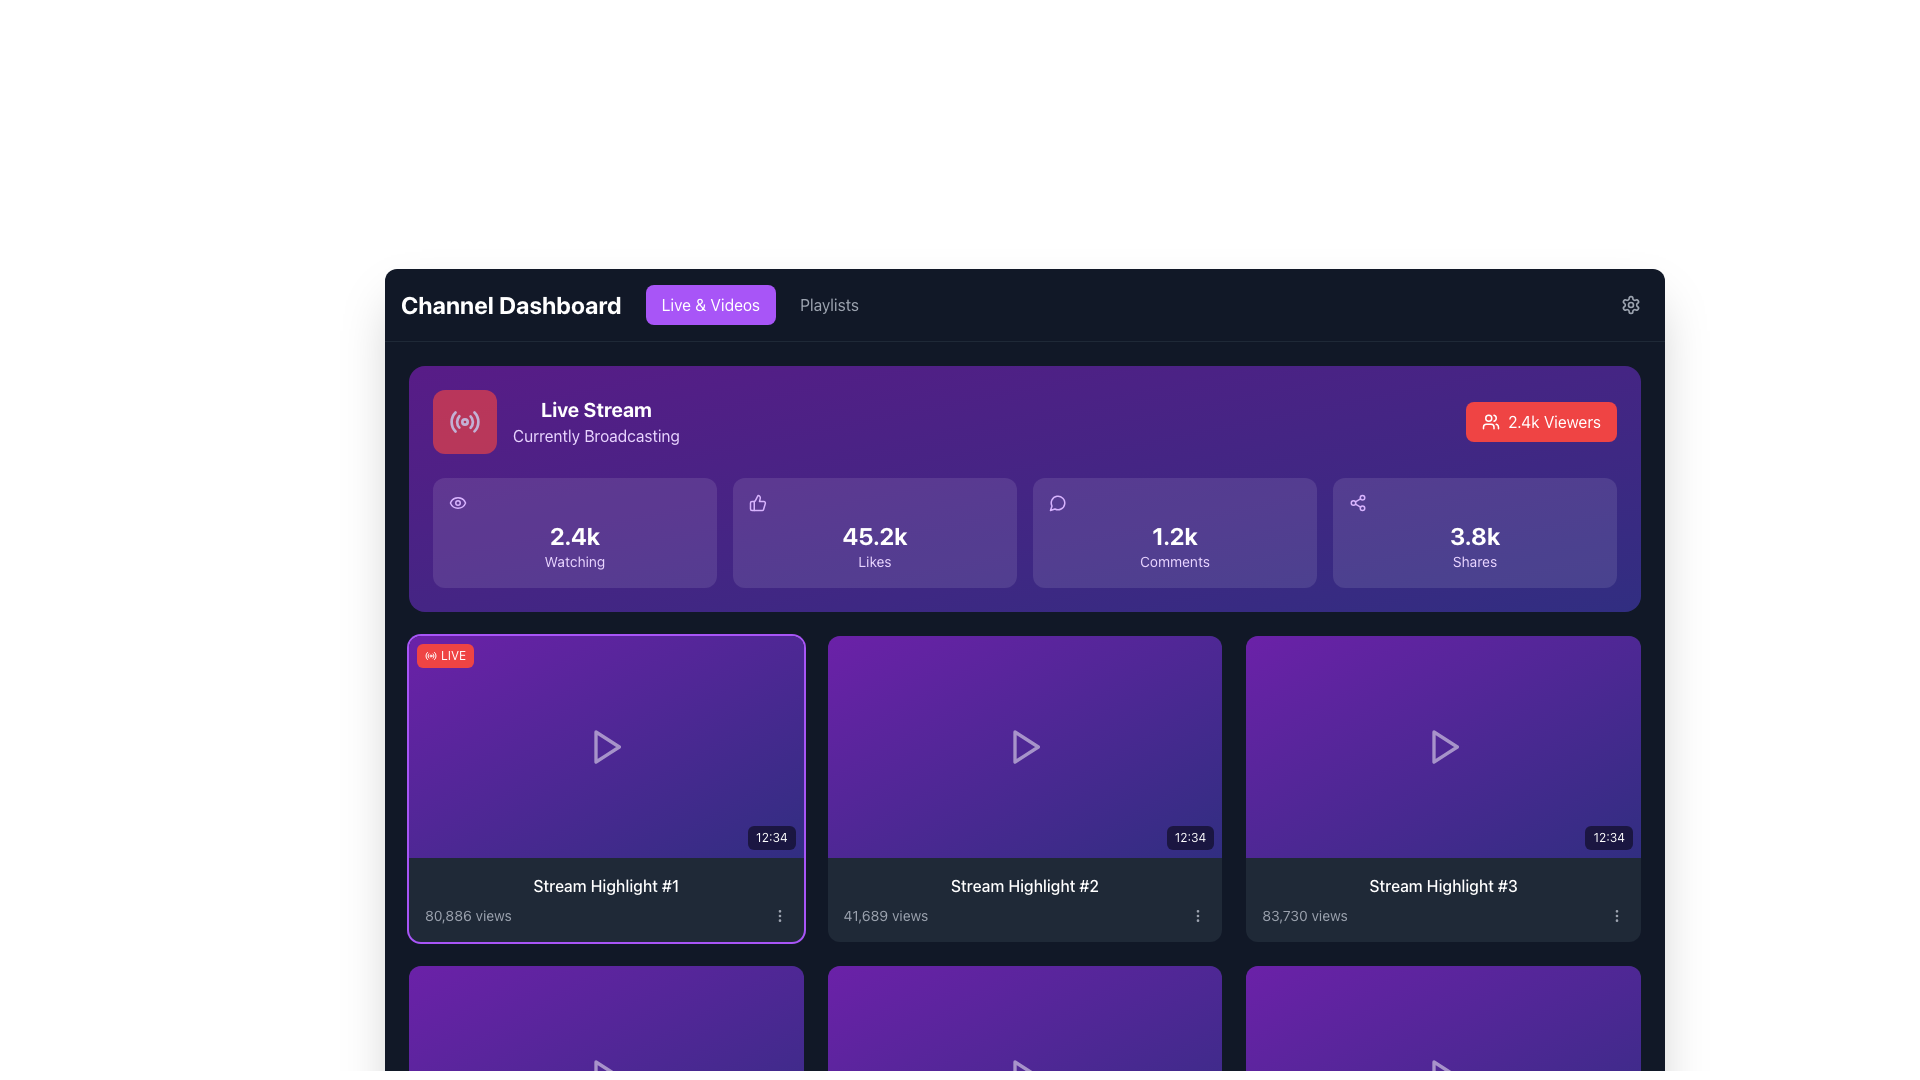 This screenshot has width=1920, height=1080. I want to click on the play icon for Stream Highlight #3, located at the center of the thumbnail in the bottom-right corner of the second row, to trigger additional information or animations, so click(1443, 746).